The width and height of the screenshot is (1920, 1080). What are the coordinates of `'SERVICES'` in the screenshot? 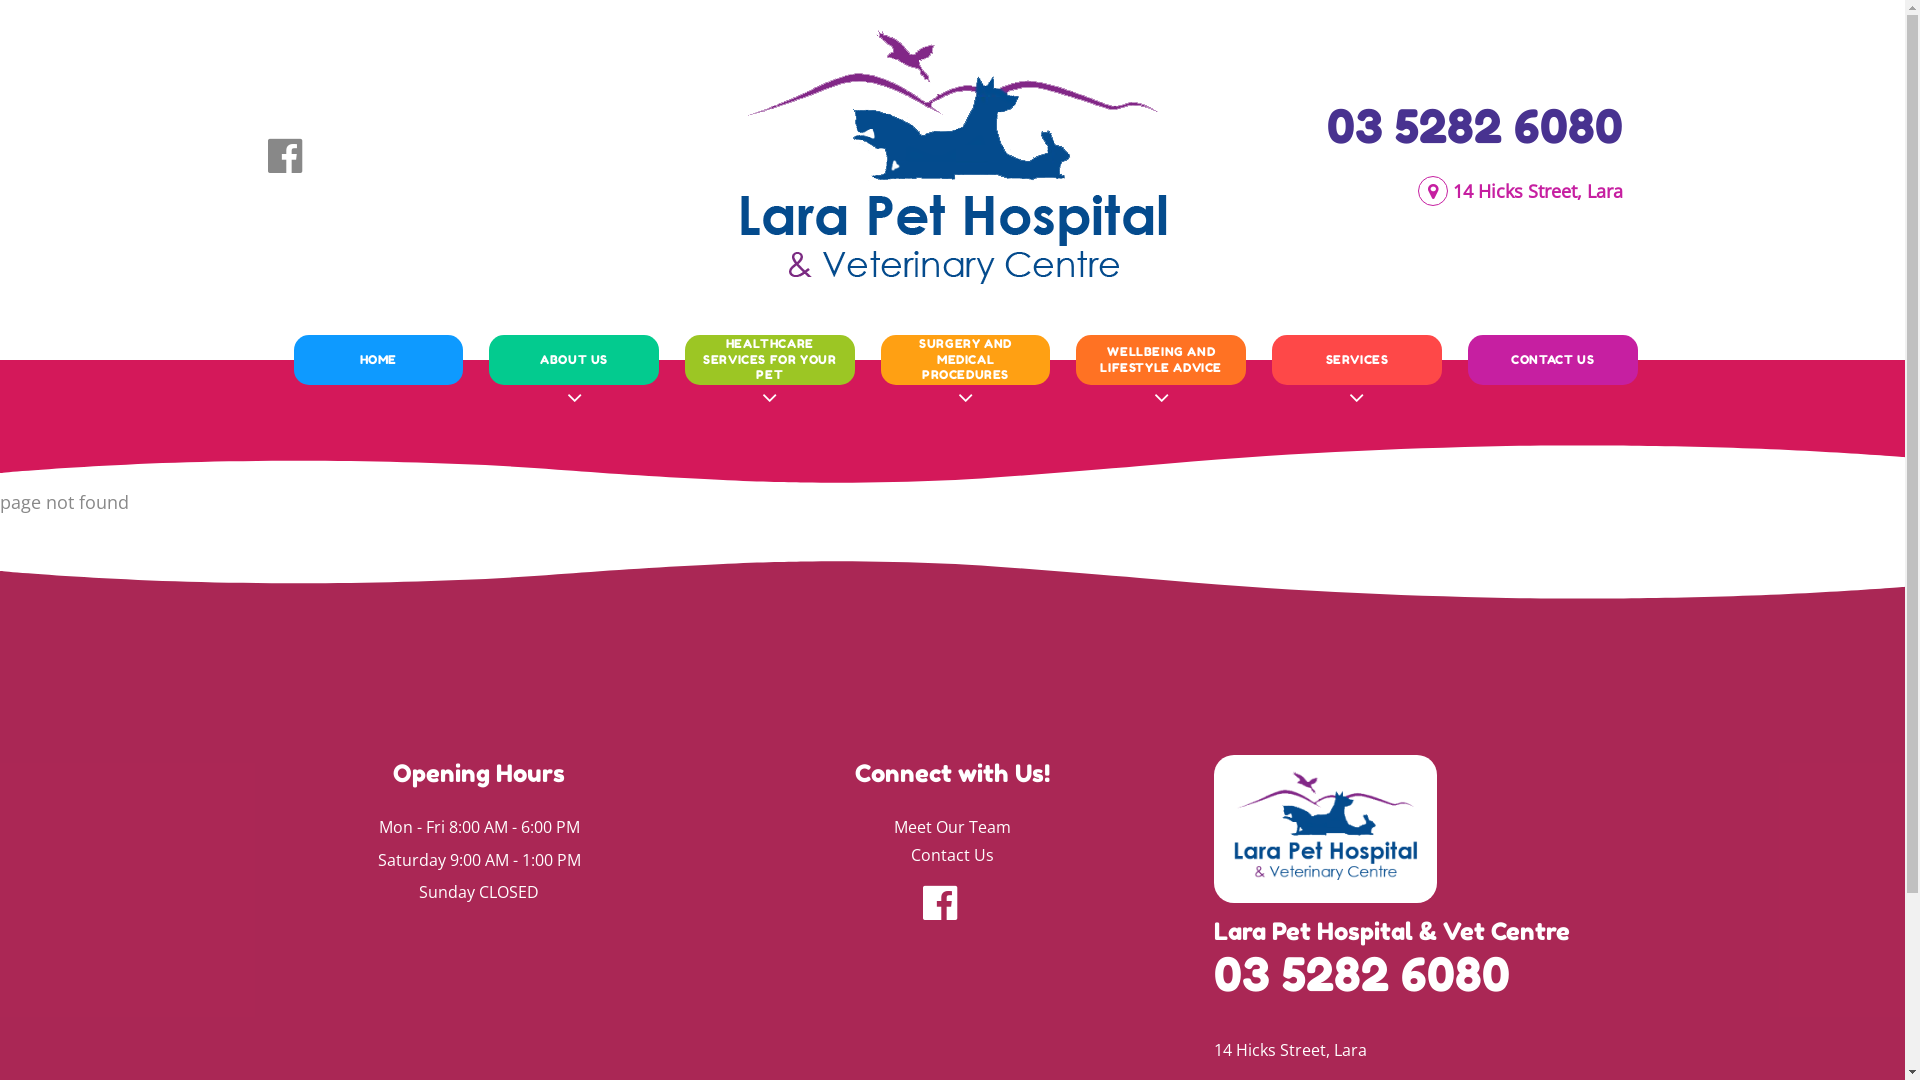 It's located at (1357, 357).